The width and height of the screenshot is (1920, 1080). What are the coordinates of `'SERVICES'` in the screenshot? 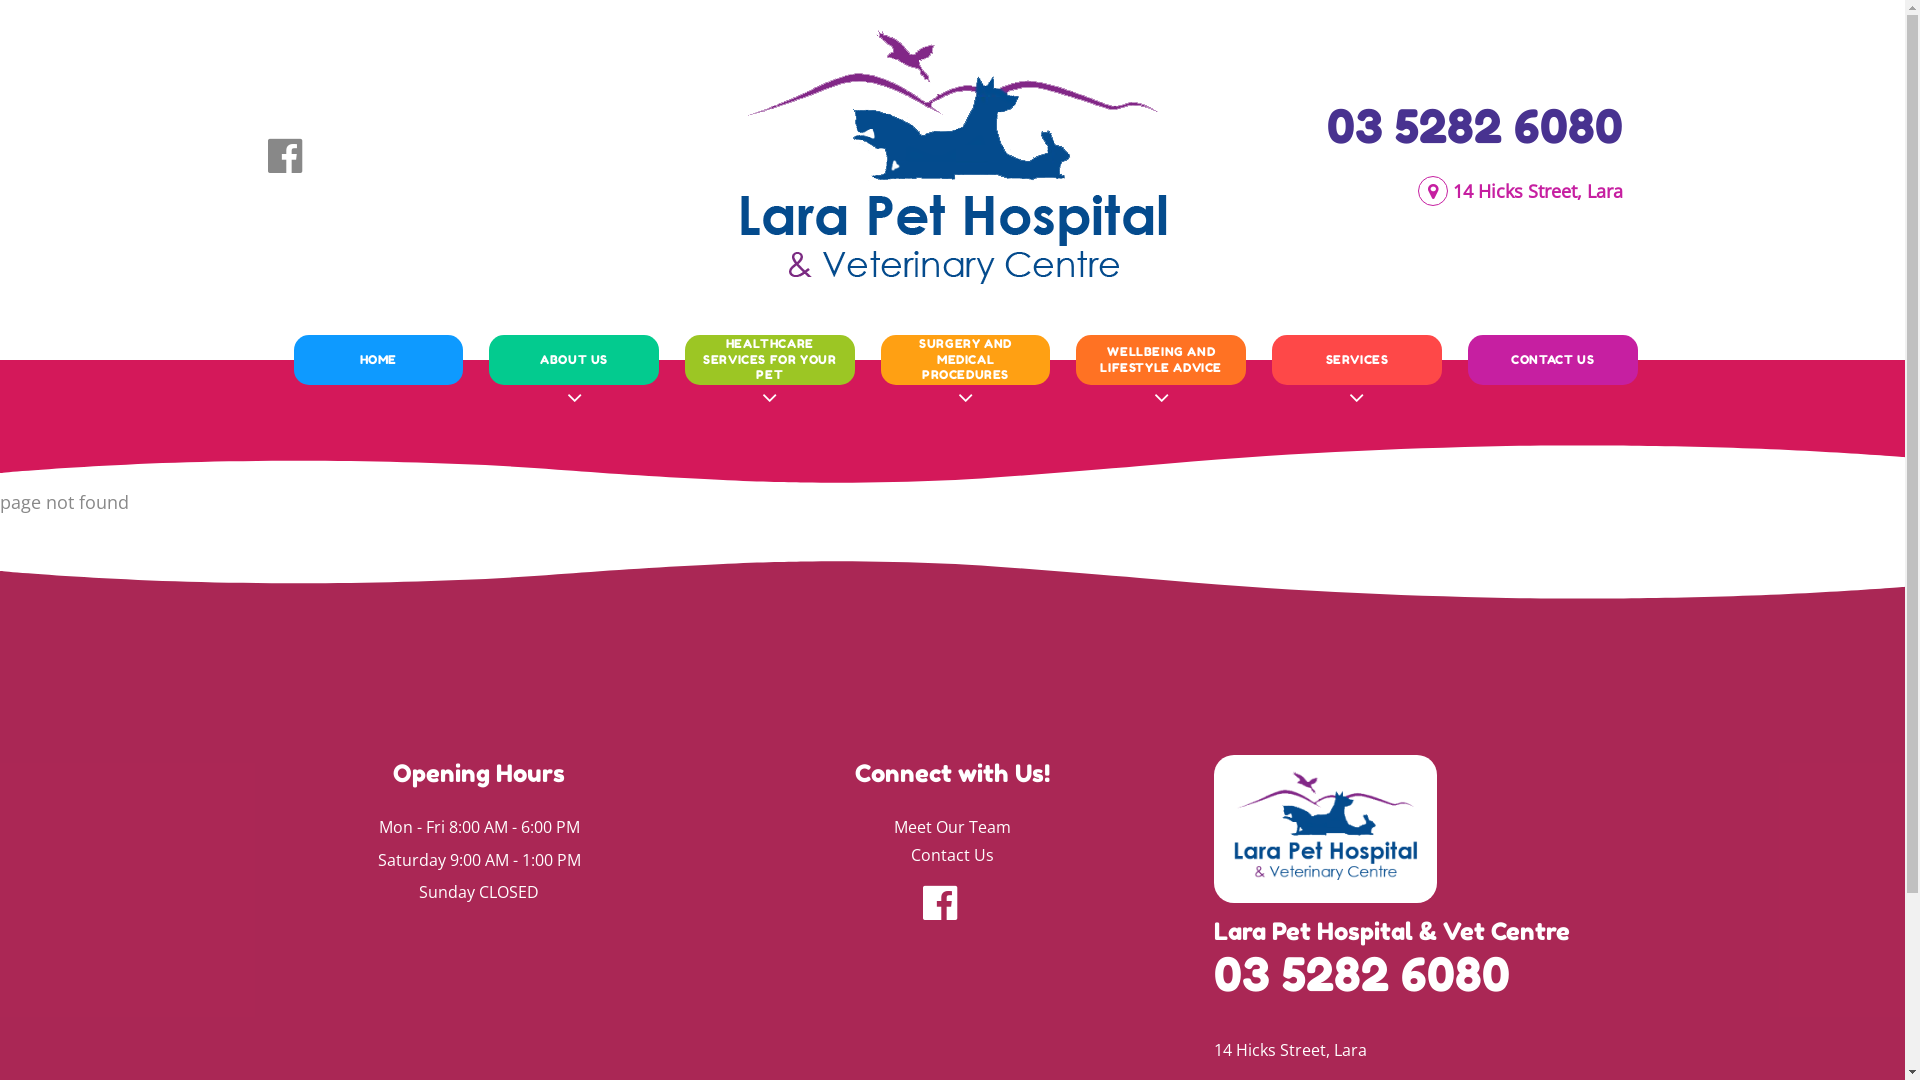 It's located at (1357, 357).